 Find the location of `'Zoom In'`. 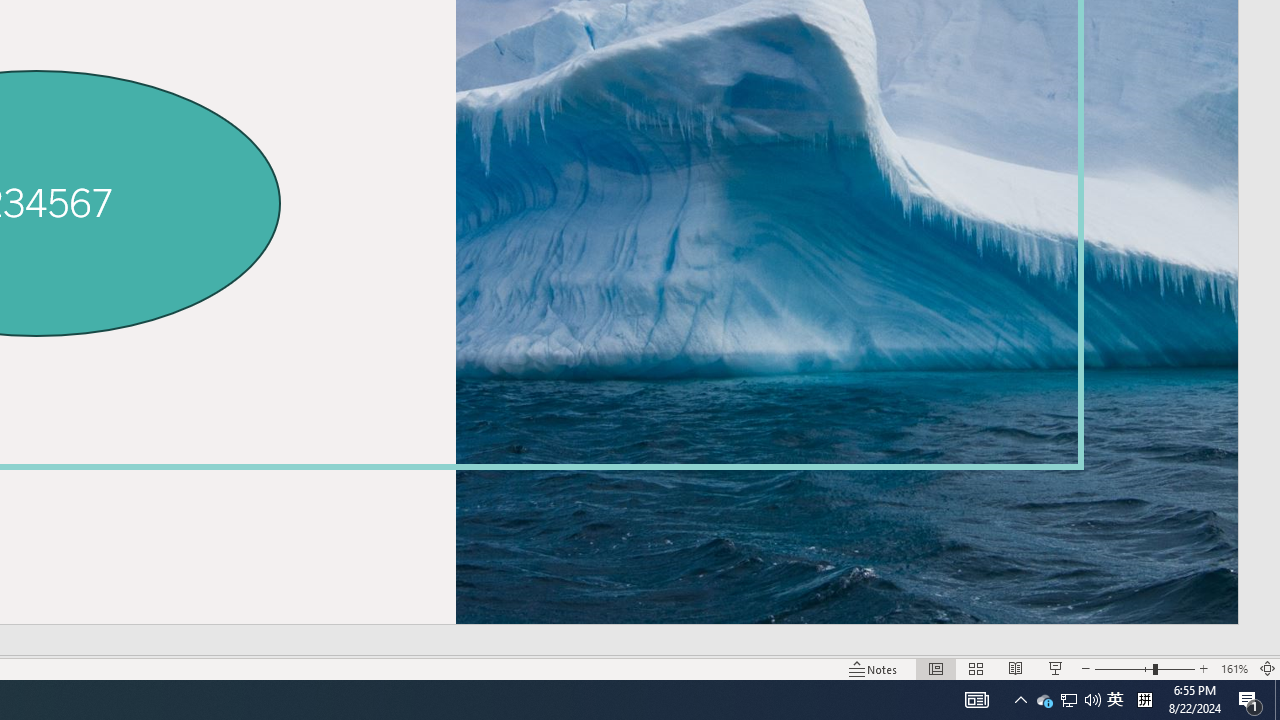

'Zoom In' is located at coordinates (1203, 669).